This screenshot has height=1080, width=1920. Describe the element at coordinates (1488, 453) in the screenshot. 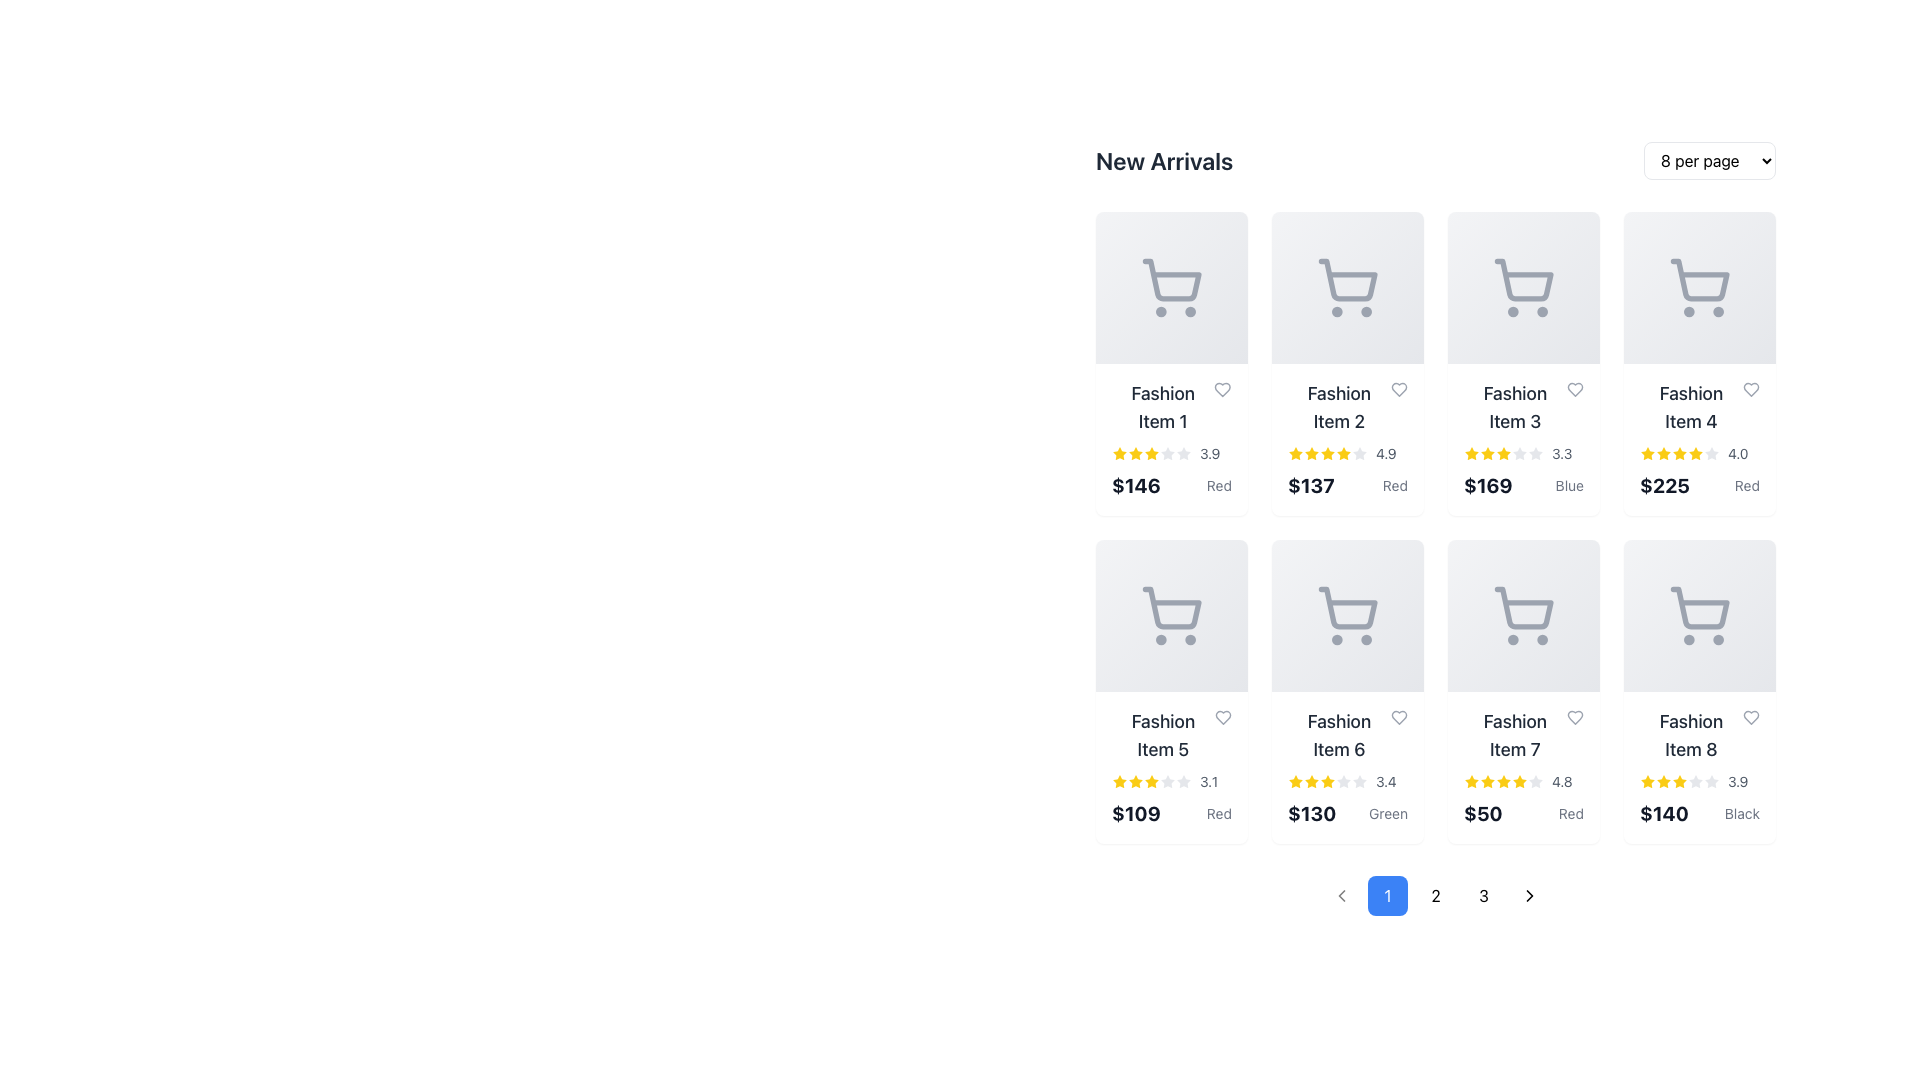

I see `the filled yellow star icon, which is the third star in the row of rating elements for the product 'Fashion Item 3', to interact with it for rating` at that location.